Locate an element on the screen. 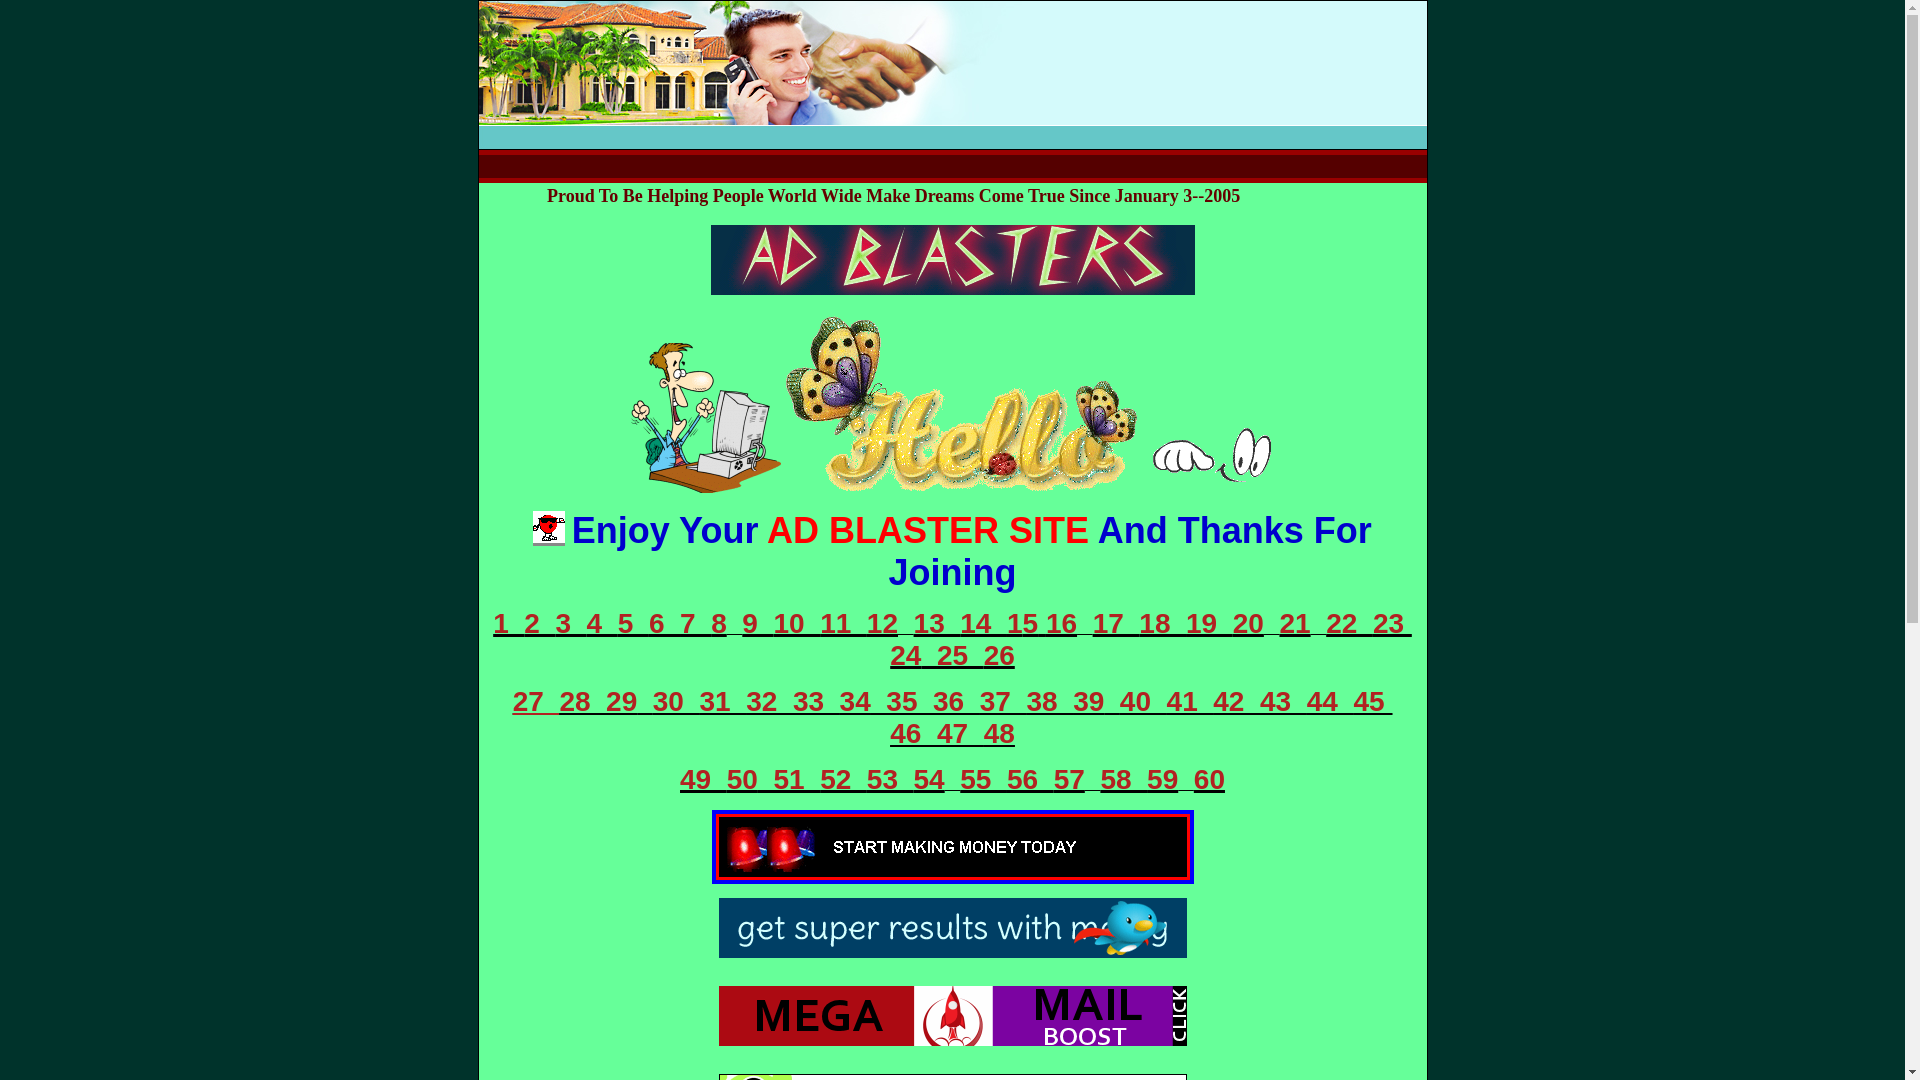 Image resolution: width=1920 pixels, height=1080 pixels. '26' is located at coordinates (999, 655).